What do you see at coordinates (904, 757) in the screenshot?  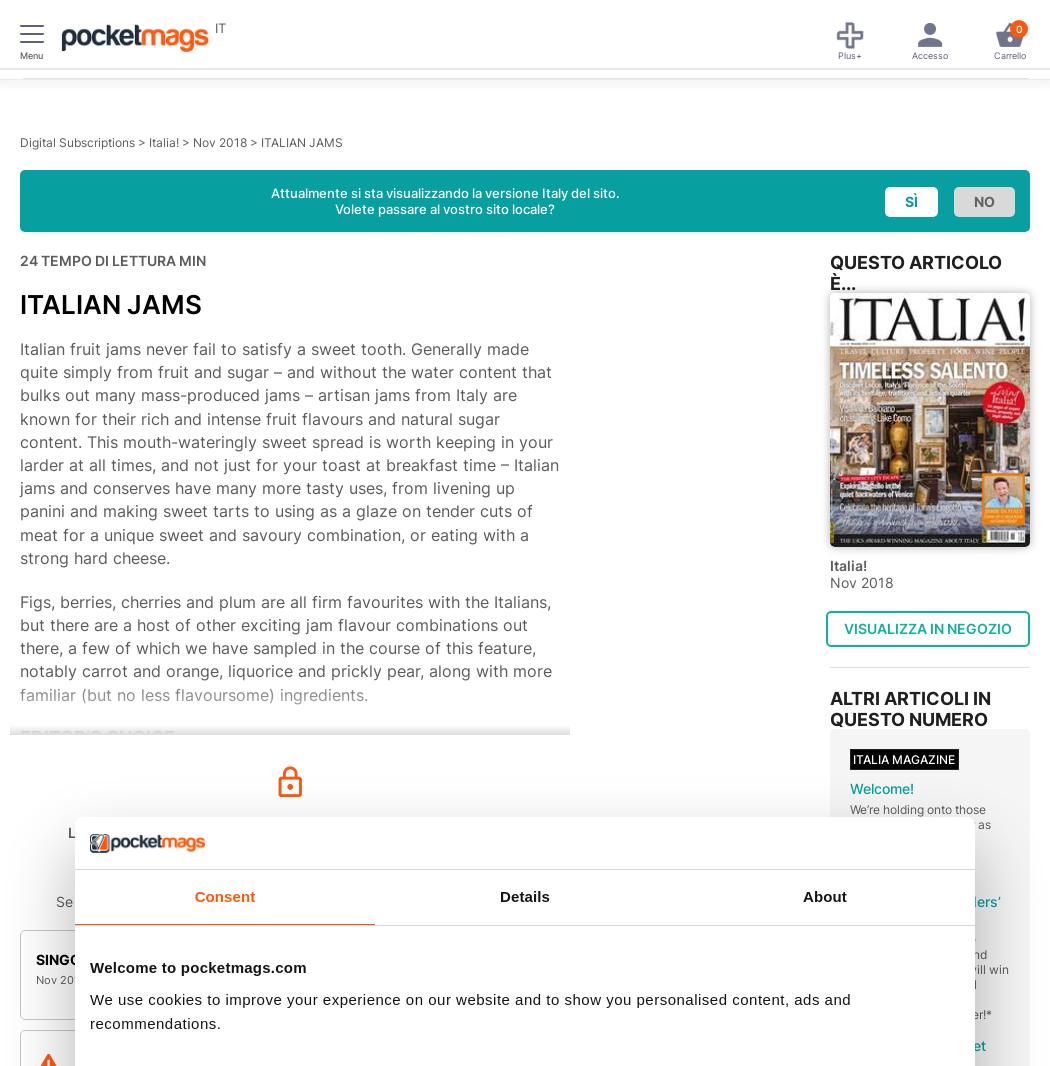 I see `'Italia magazine'` at bounding box center [904, 757].